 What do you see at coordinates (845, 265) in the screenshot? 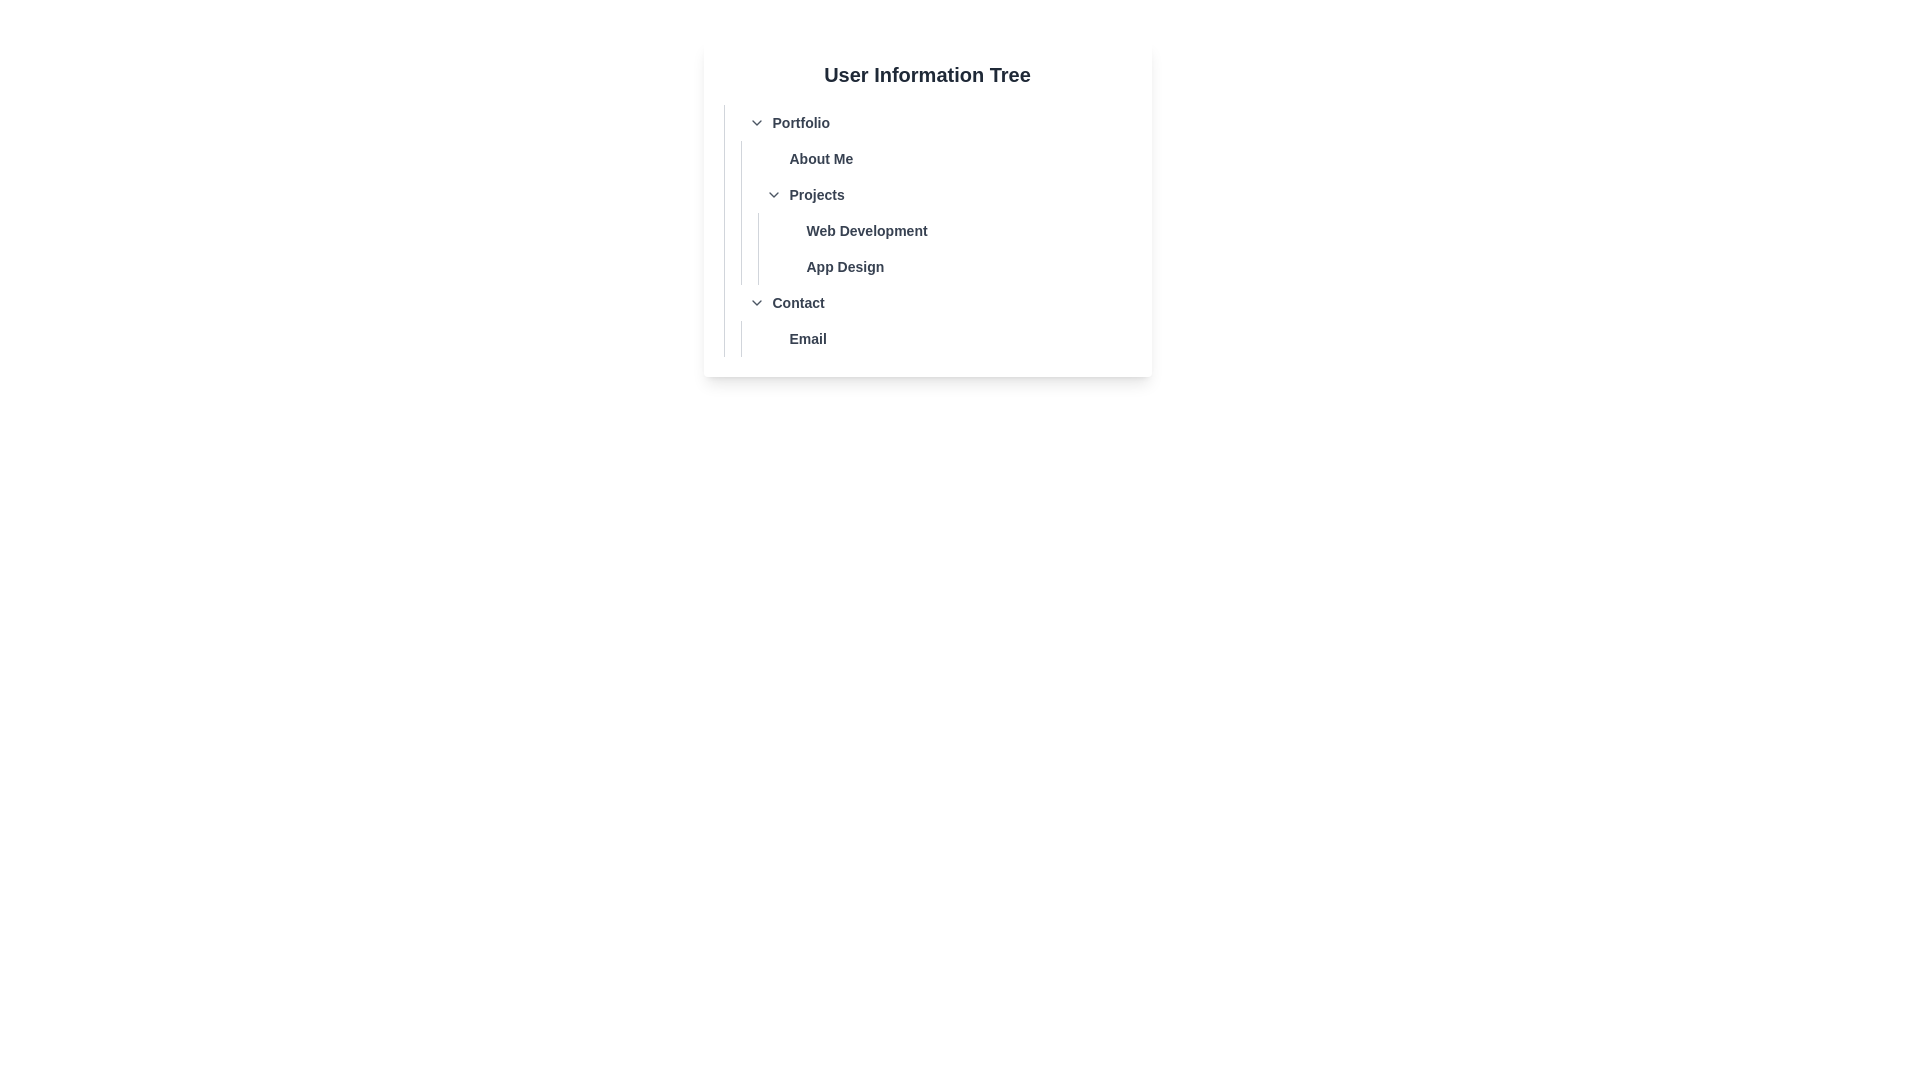
I see `the 'App Design' text label, which is styled with a bold font weight and small font size, colored in gray, located under the 'Projects' section adjacent to 'Web Development'` at bounding box center [845, 265].